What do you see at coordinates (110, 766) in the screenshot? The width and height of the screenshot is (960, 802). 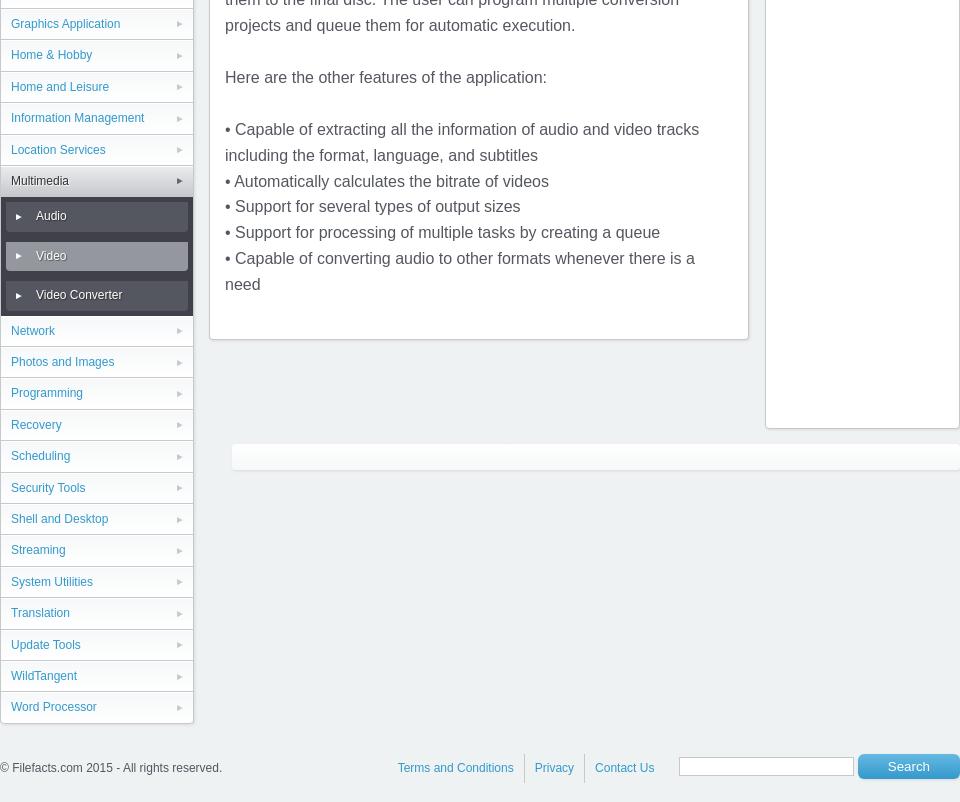 I see `'© Filefacts.com 2015 - All rights reserved.'` at bounding box center [110, 766].